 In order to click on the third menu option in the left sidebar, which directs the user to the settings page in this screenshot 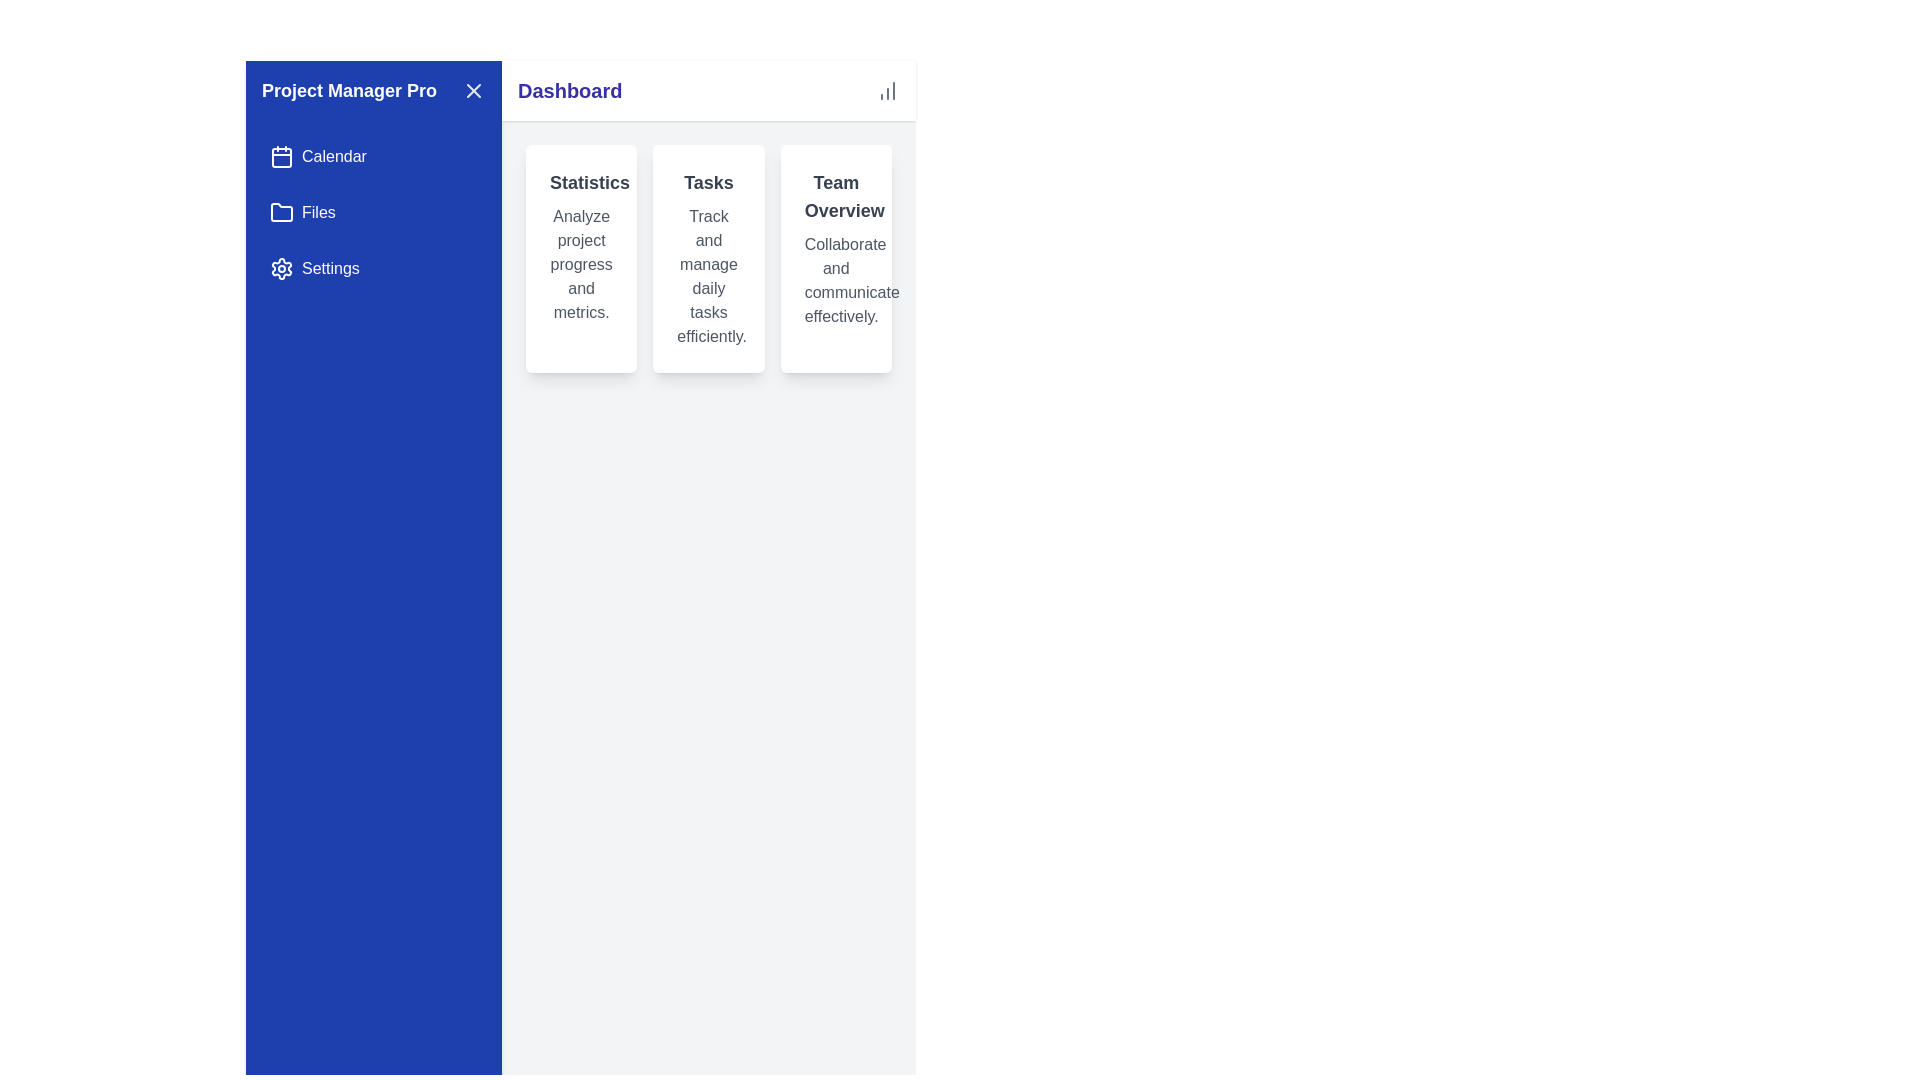, I will do `click(330, 268)`.